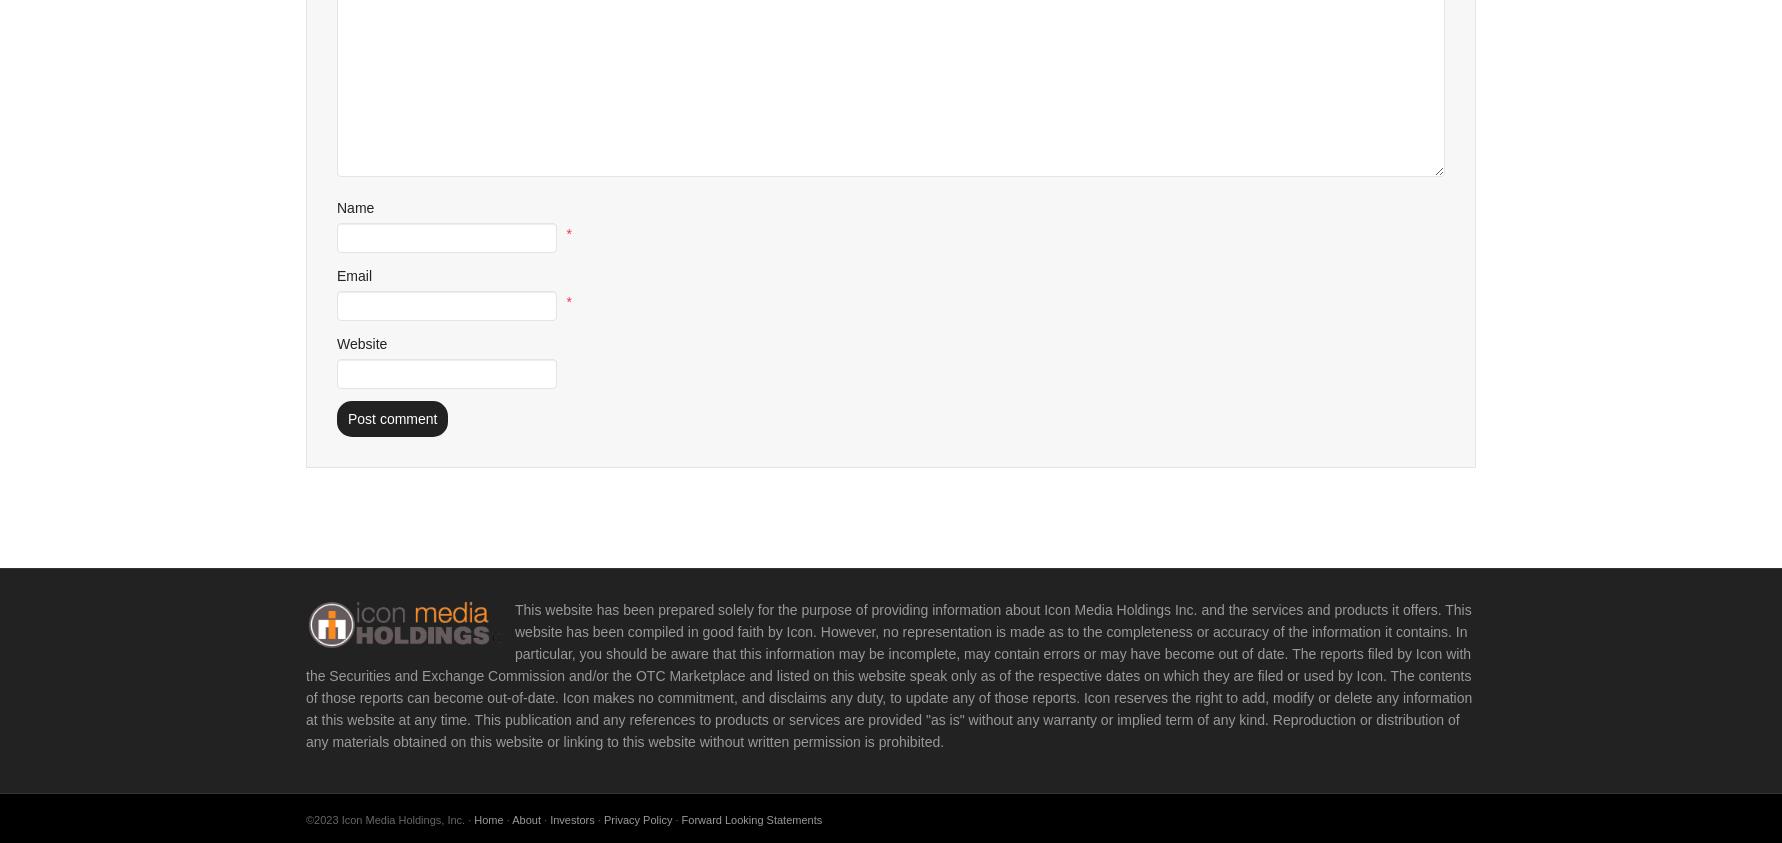  I want to click on 'About', so click(510, 818).